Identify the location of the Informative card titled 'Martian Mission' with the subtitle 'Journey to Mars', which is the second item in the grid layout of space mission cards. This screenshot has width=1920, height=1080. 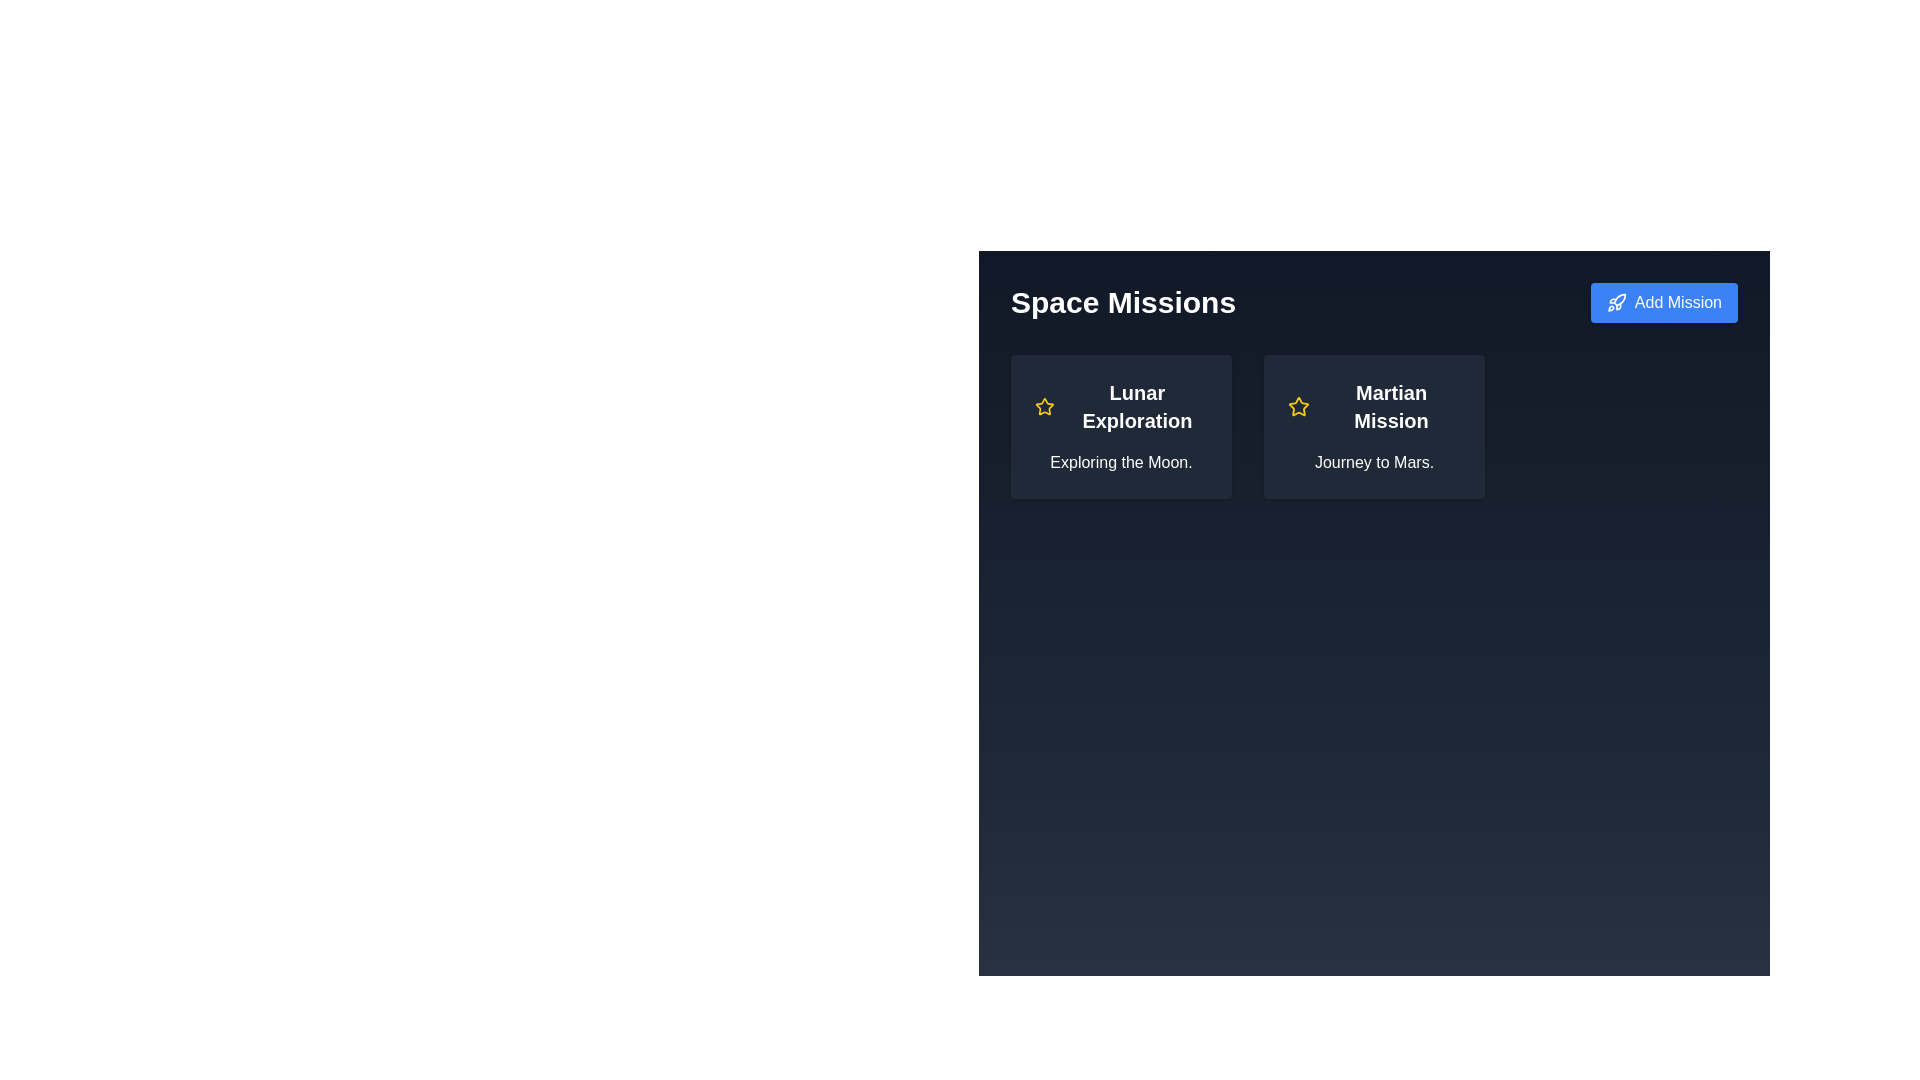
(1373, 426).